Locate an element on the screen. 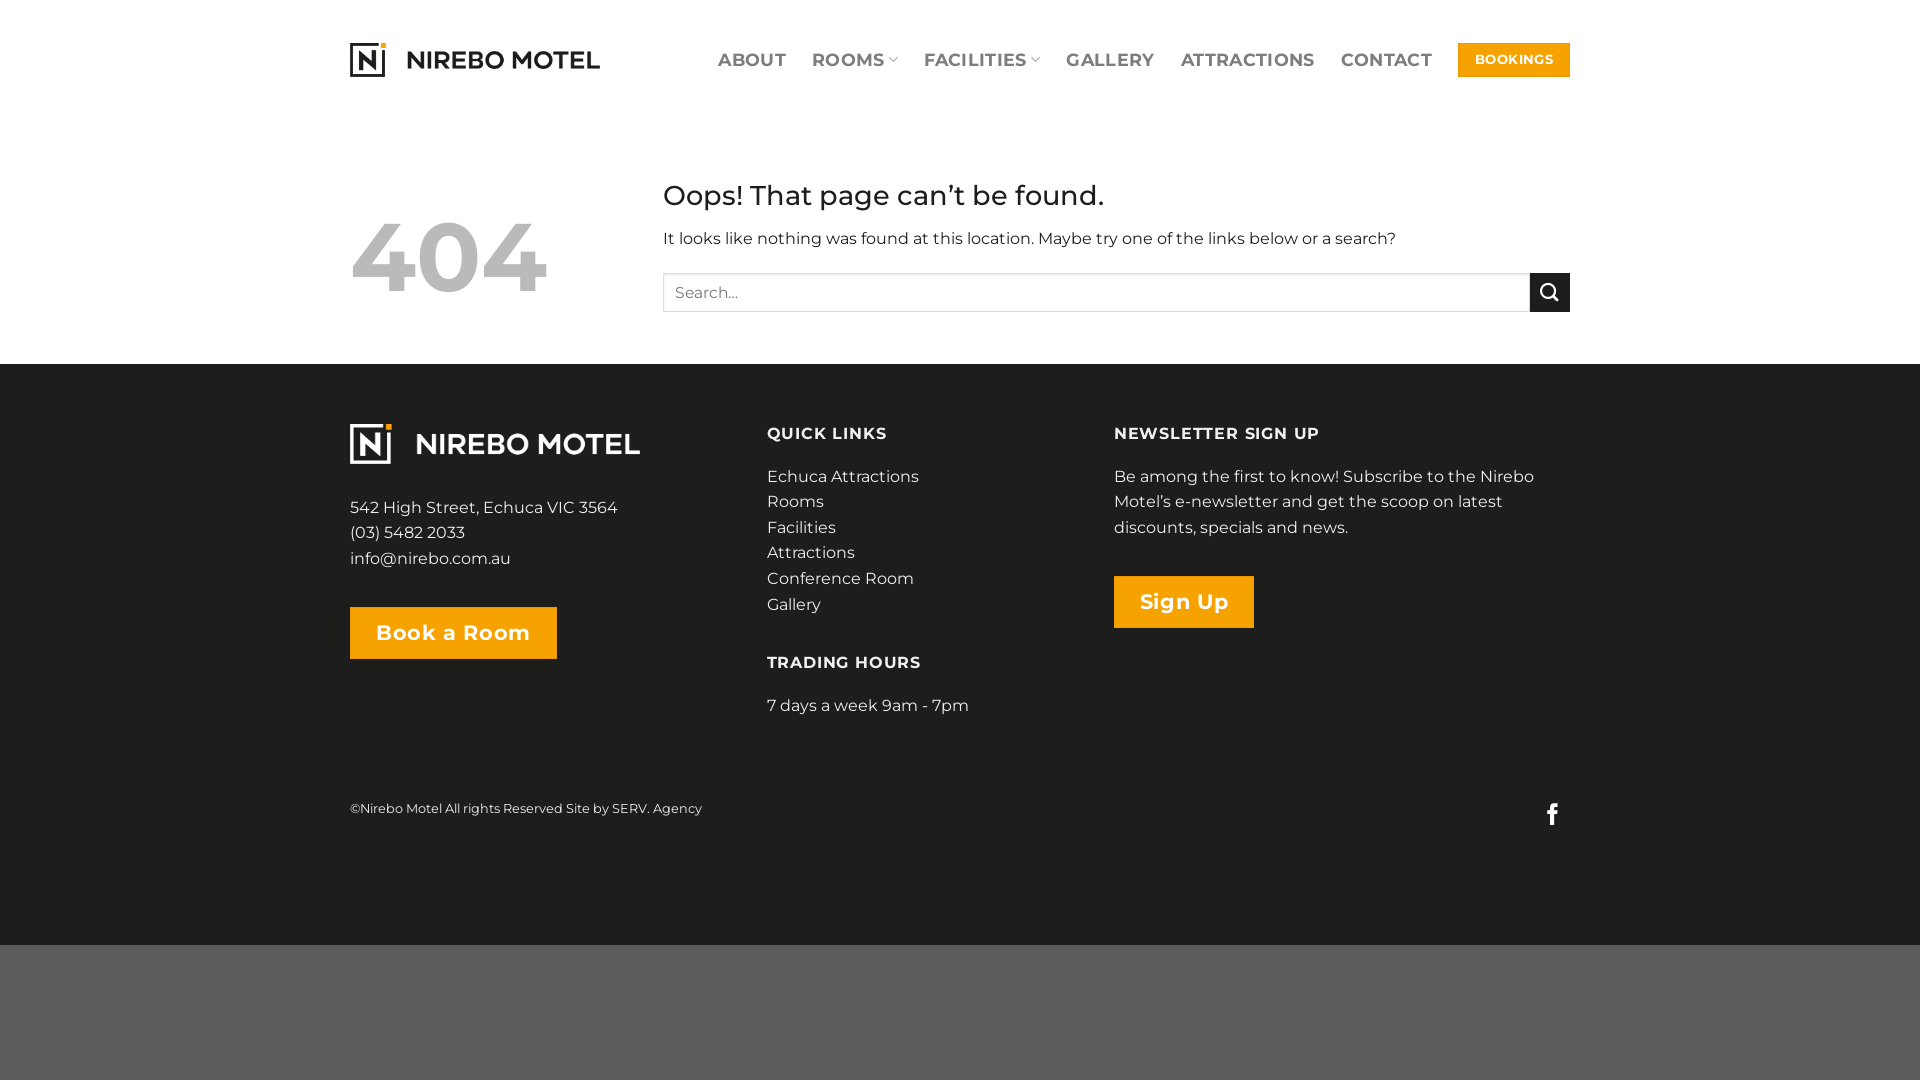  'Echuca Attractions' is located at coordinates (843, 476).